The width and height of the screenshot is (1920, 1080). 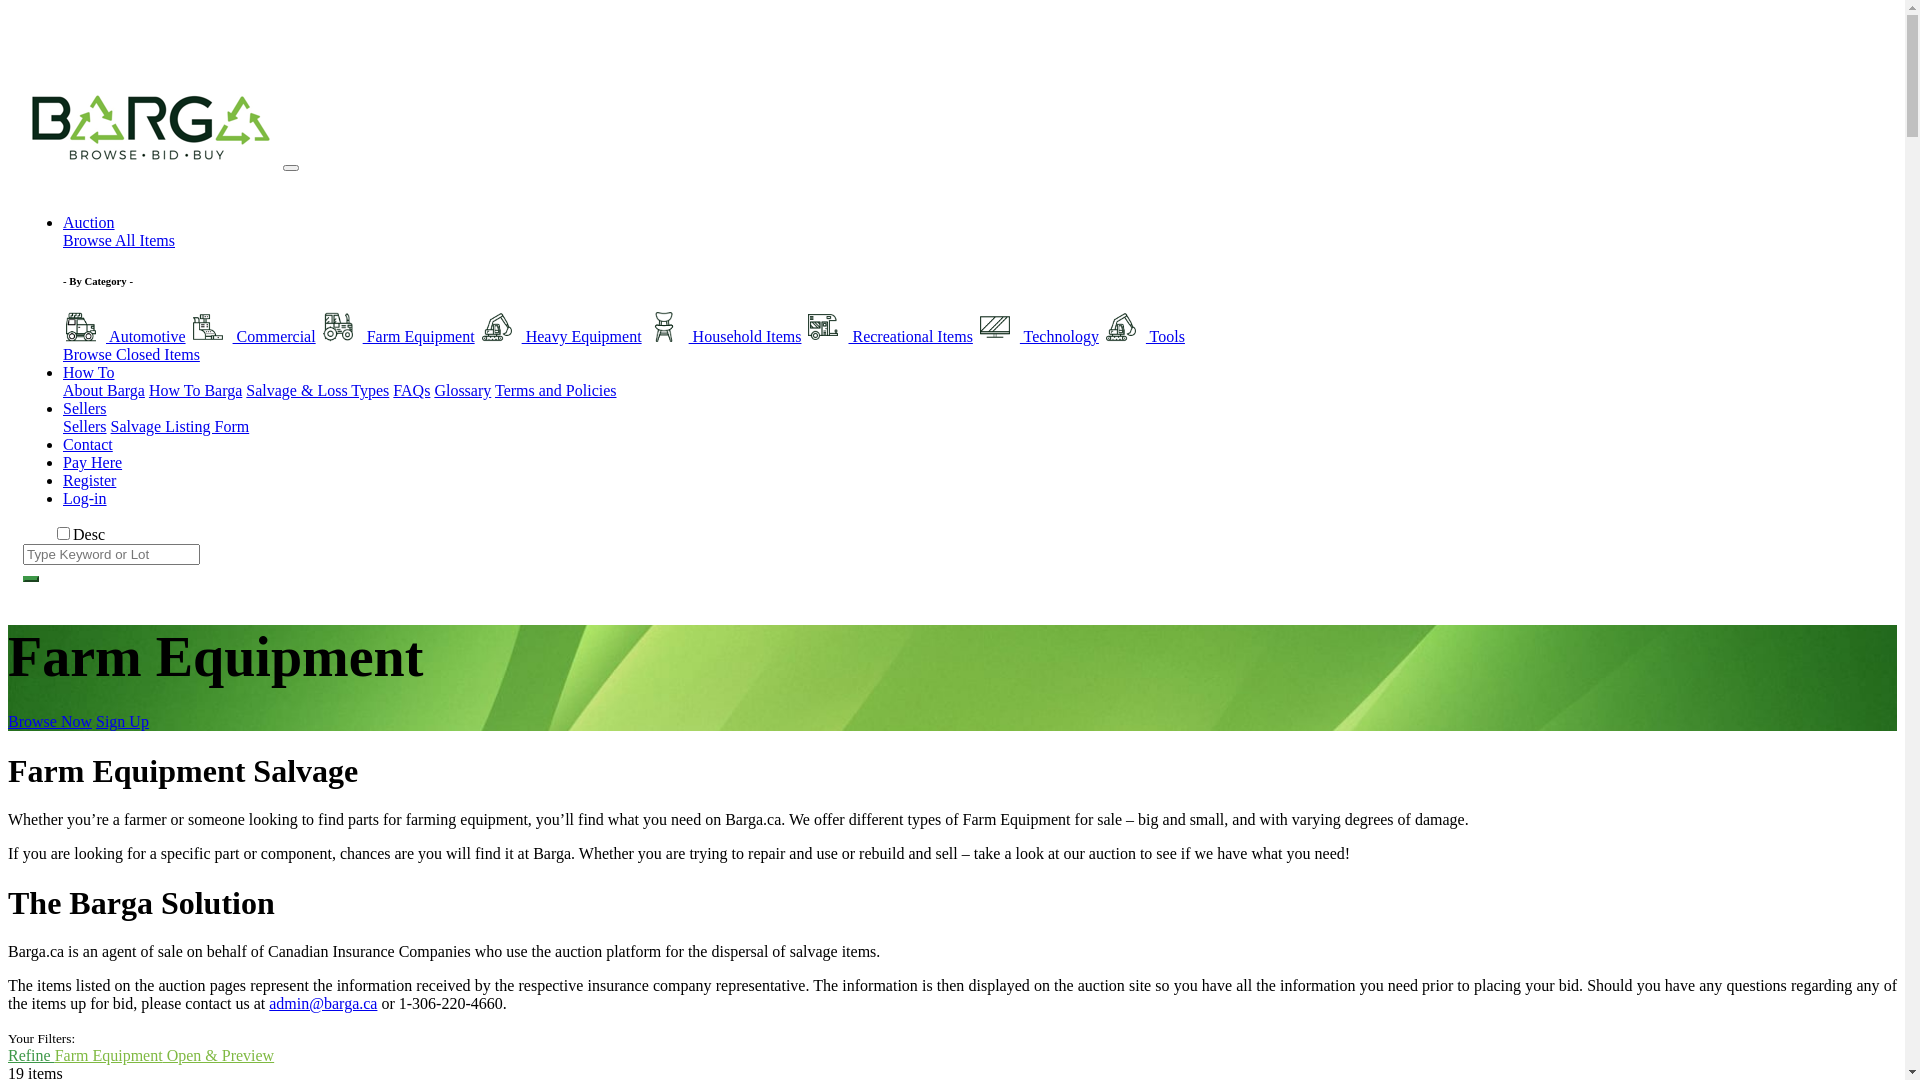 What do you see at coordinates (410, 390) in the screenshot?
I see `'FAQs'` at bounding box center [410, 390].